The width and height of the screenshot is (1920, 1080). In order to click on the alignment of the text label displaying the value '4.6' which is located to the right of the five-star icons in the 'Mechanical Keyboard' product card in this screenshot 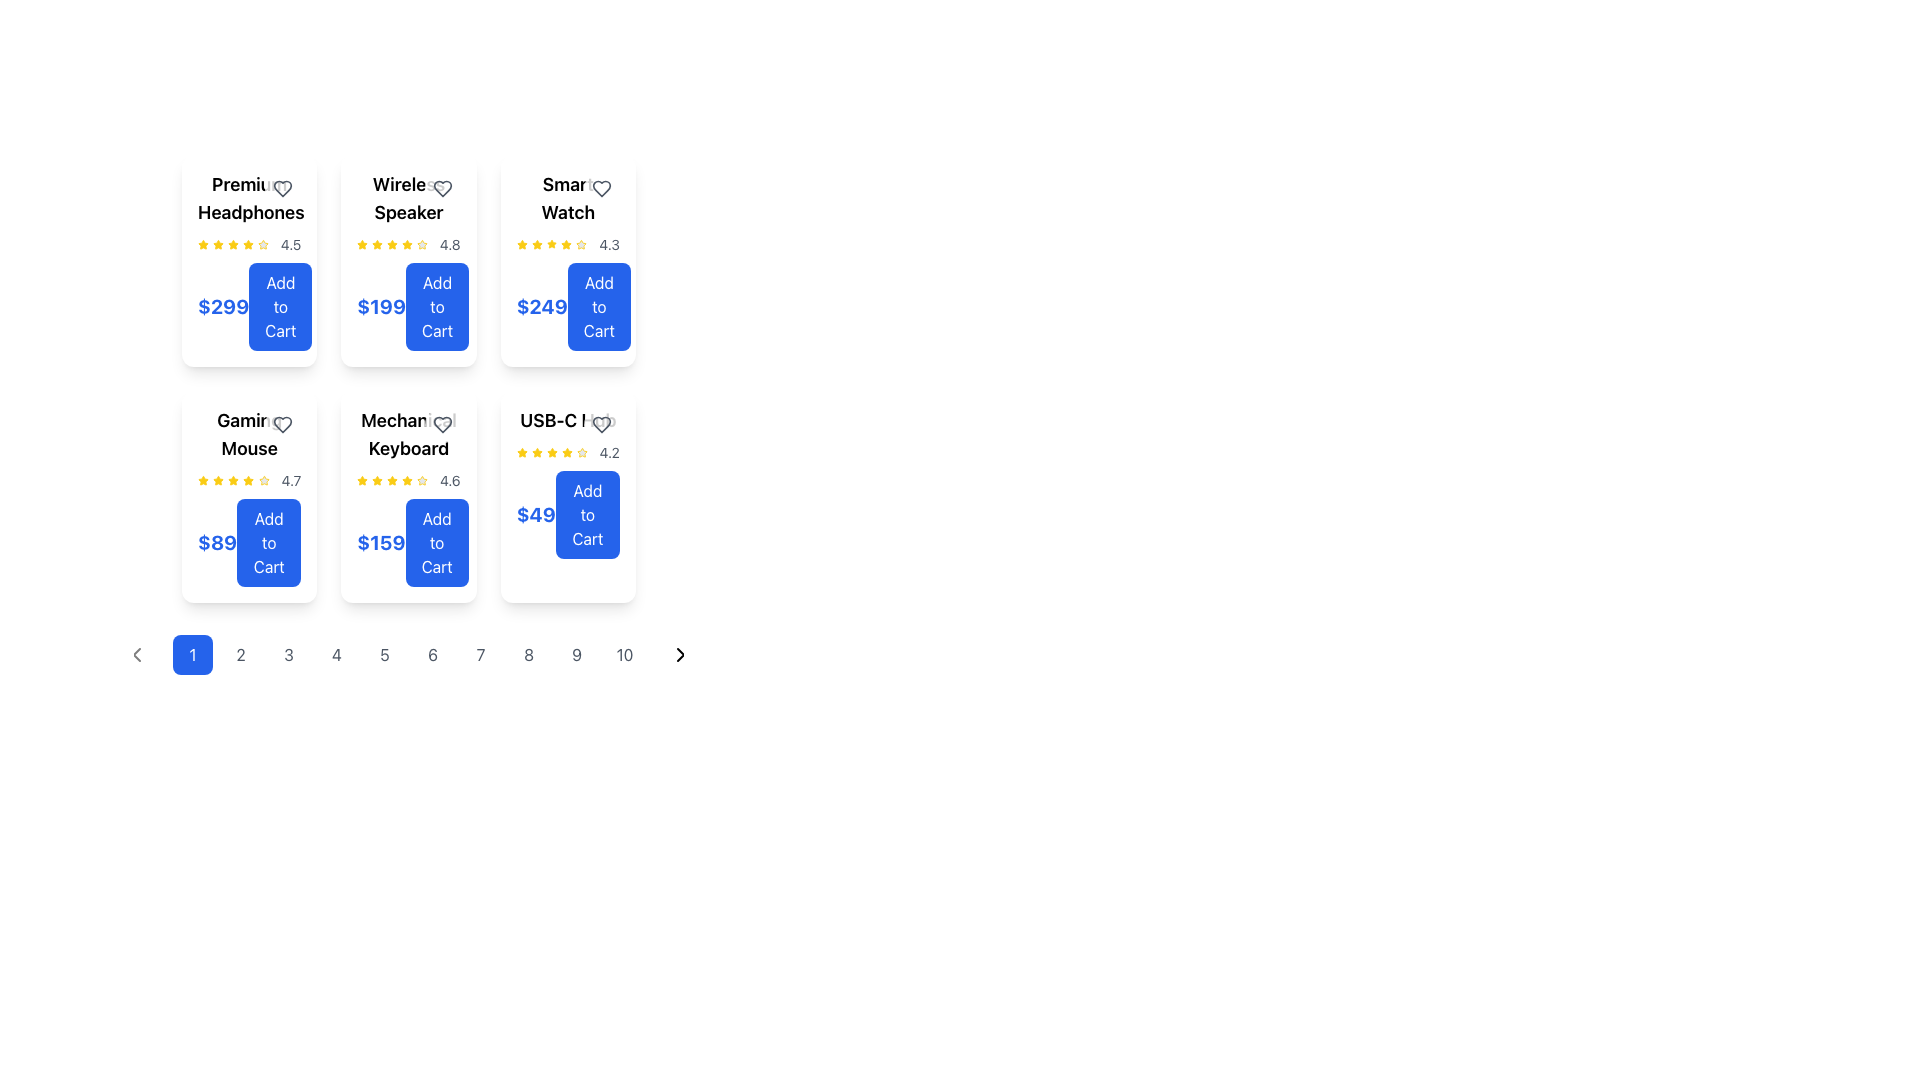, I will do `click(449, 481)`.